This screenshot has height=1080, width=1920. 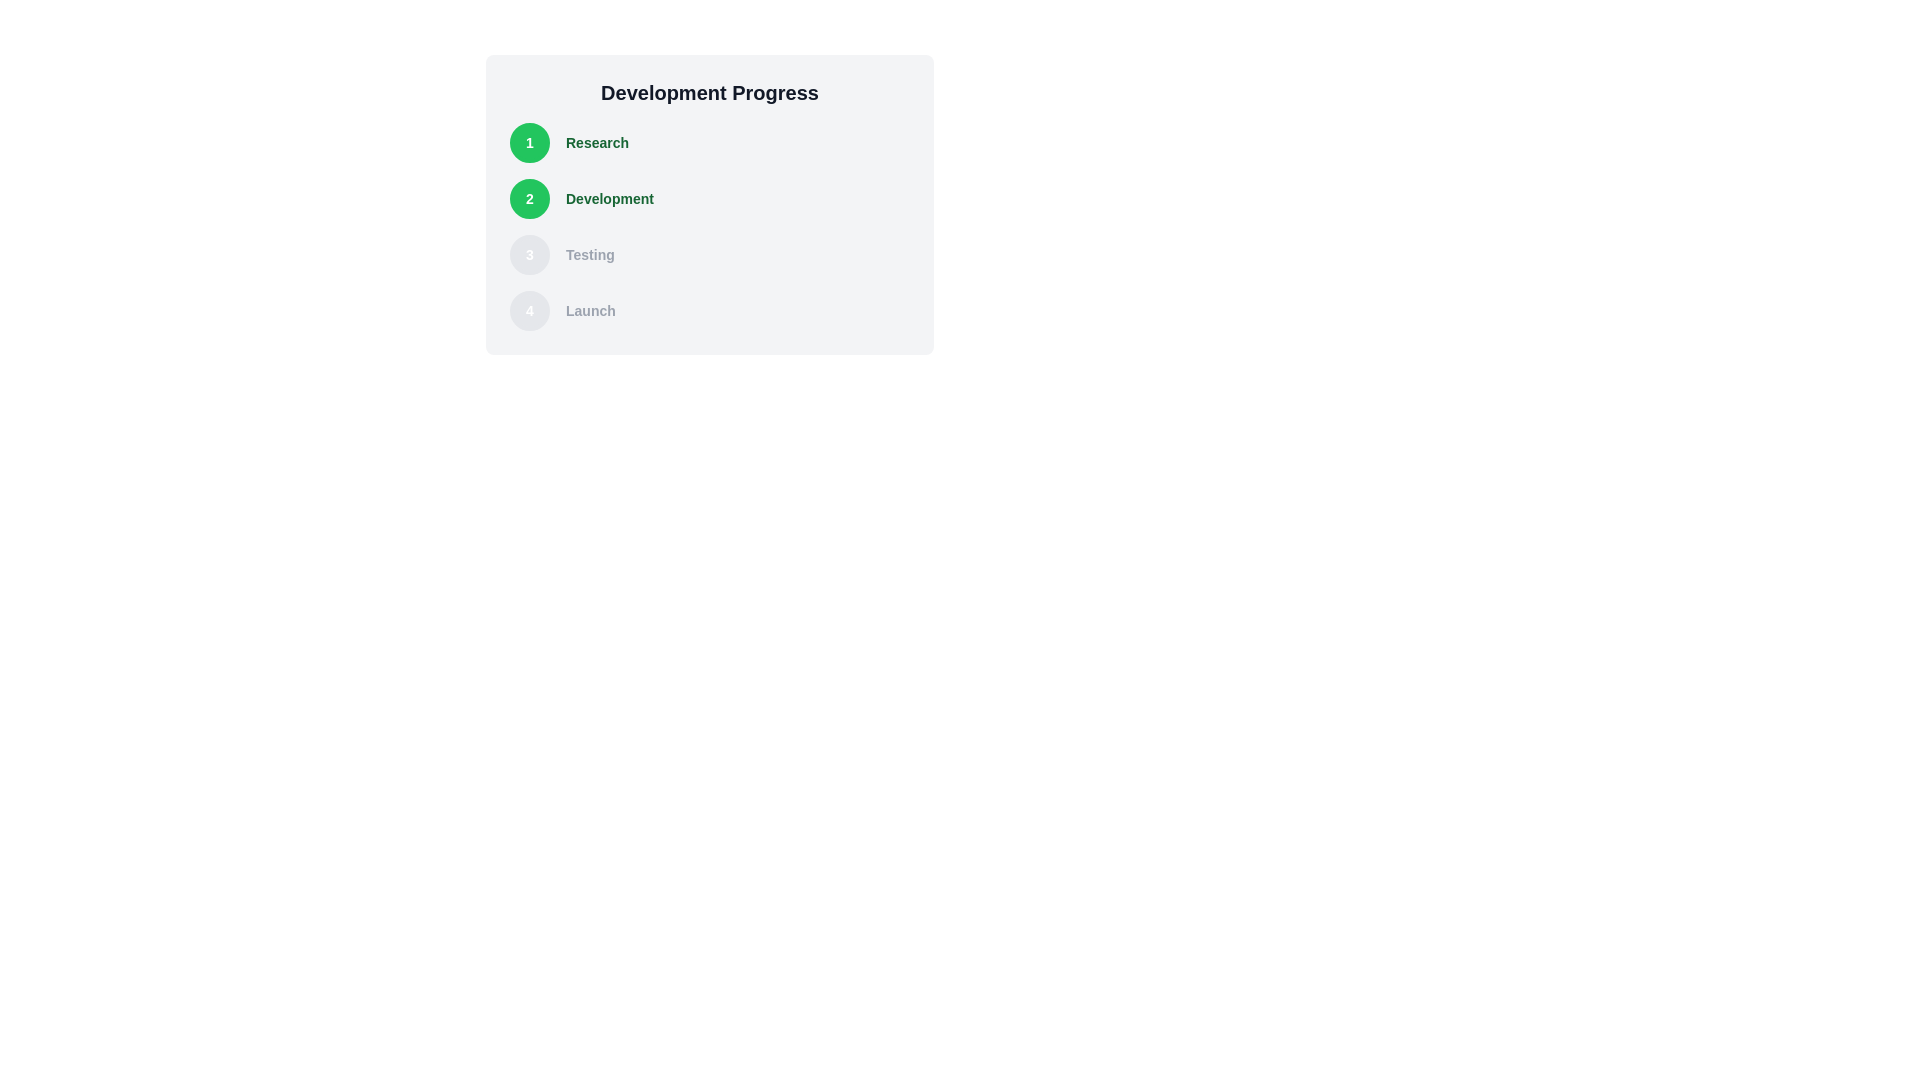 What do you see at coordinates (710, 199) in the screenshot?
I see `the 'Development' step indicator, which is the second step in the progress indicator, to check its current or completed status` at bounding box center [710, 199].